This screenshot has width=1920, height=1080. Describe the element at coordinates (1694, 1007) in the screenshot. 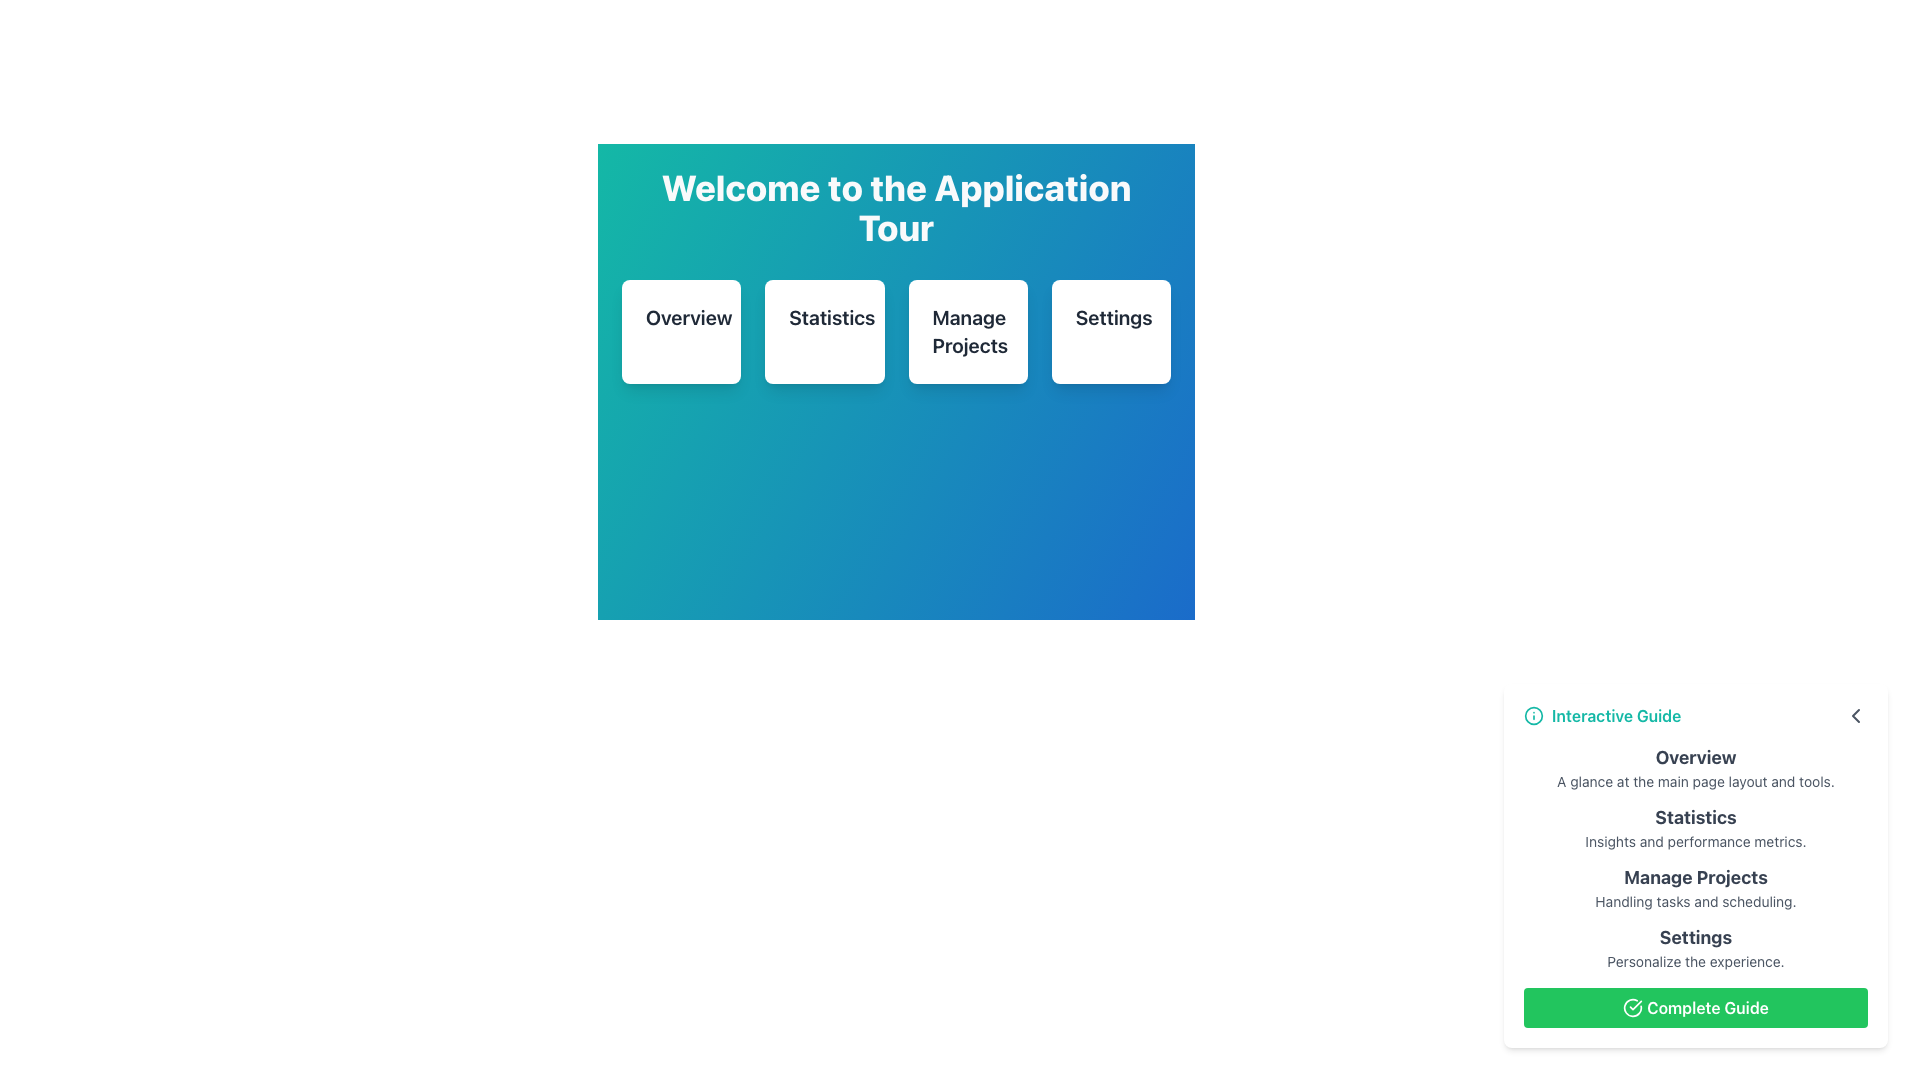

I see `the 'Complete Guide' button, which is a horizontally oriented rectangular button with a vibrant green background and white rounded corners, located at the bottom of the 'Interactive Guide' panel` at that location.